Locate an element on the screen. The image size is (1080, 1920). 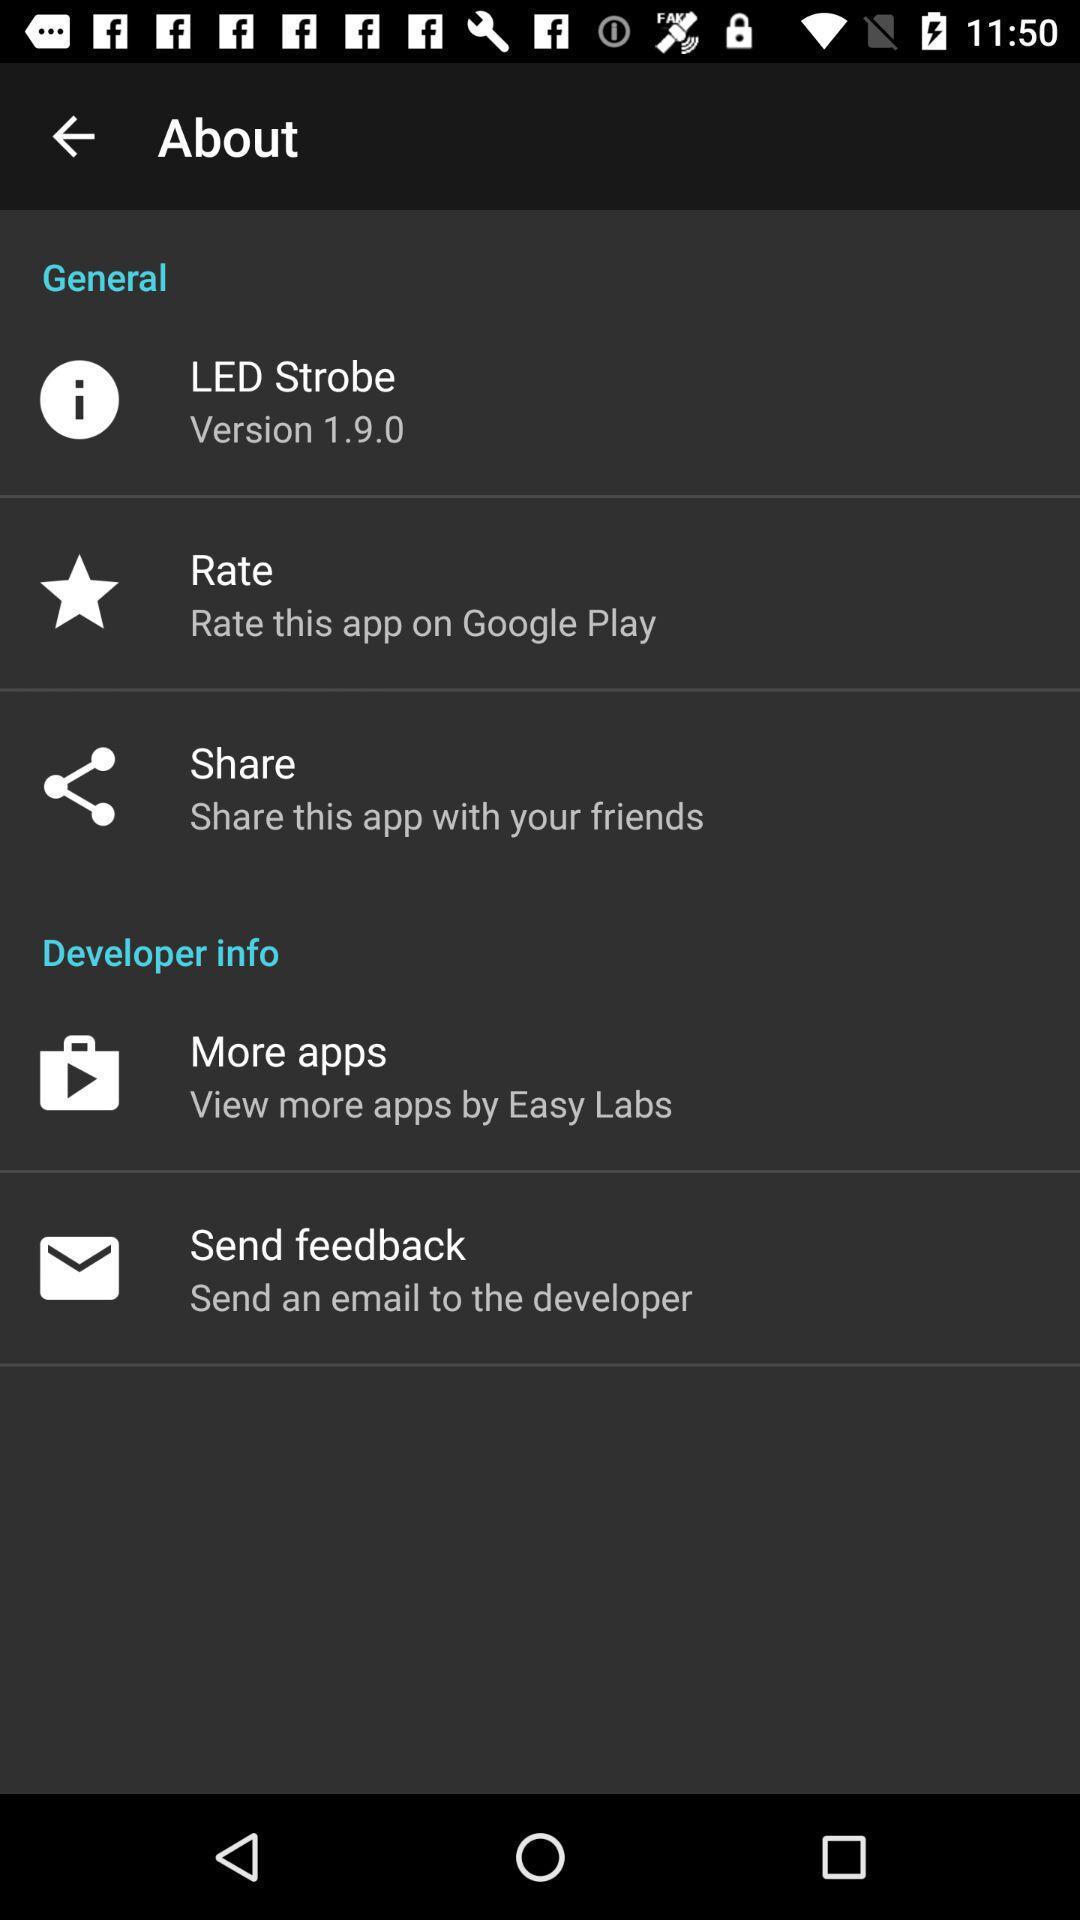
go back is located at coordinates (72, 135).